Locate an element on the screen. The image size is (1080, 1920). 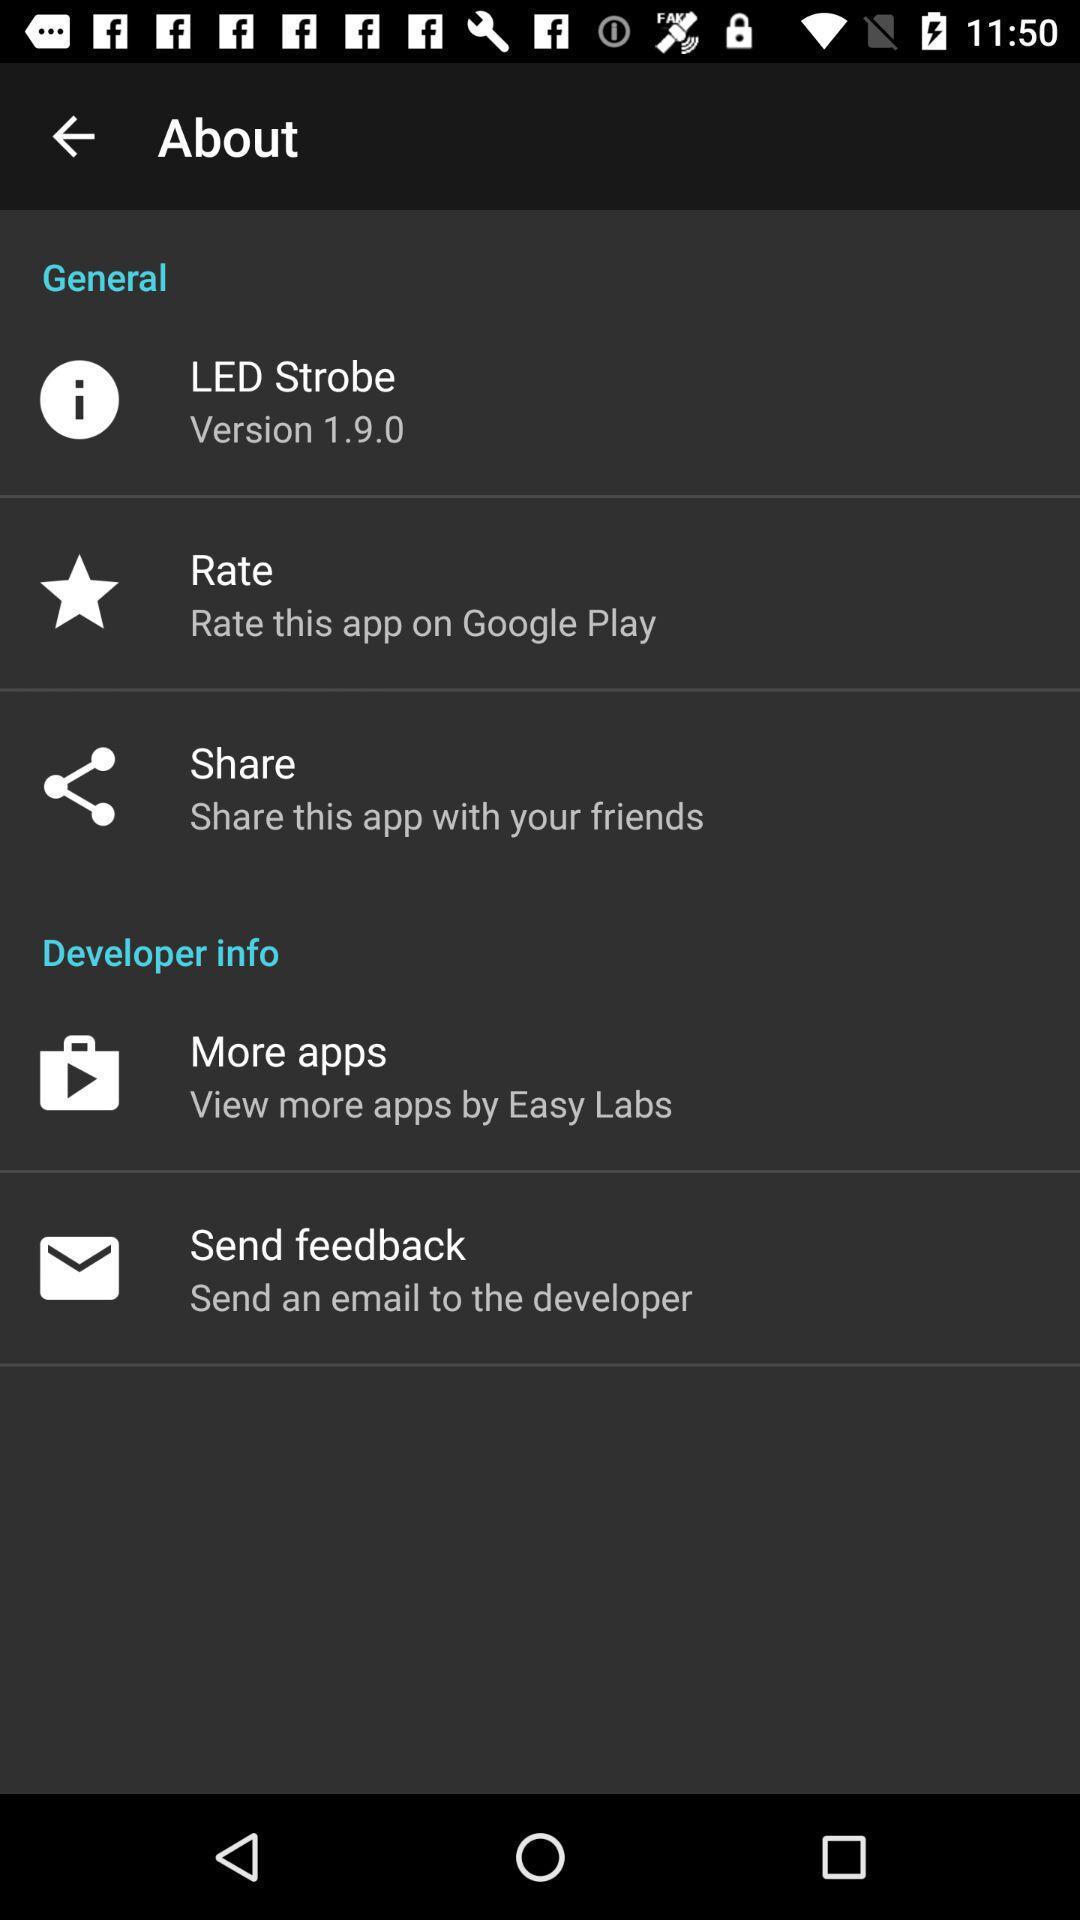
go back is located at coordinates (72, 135).